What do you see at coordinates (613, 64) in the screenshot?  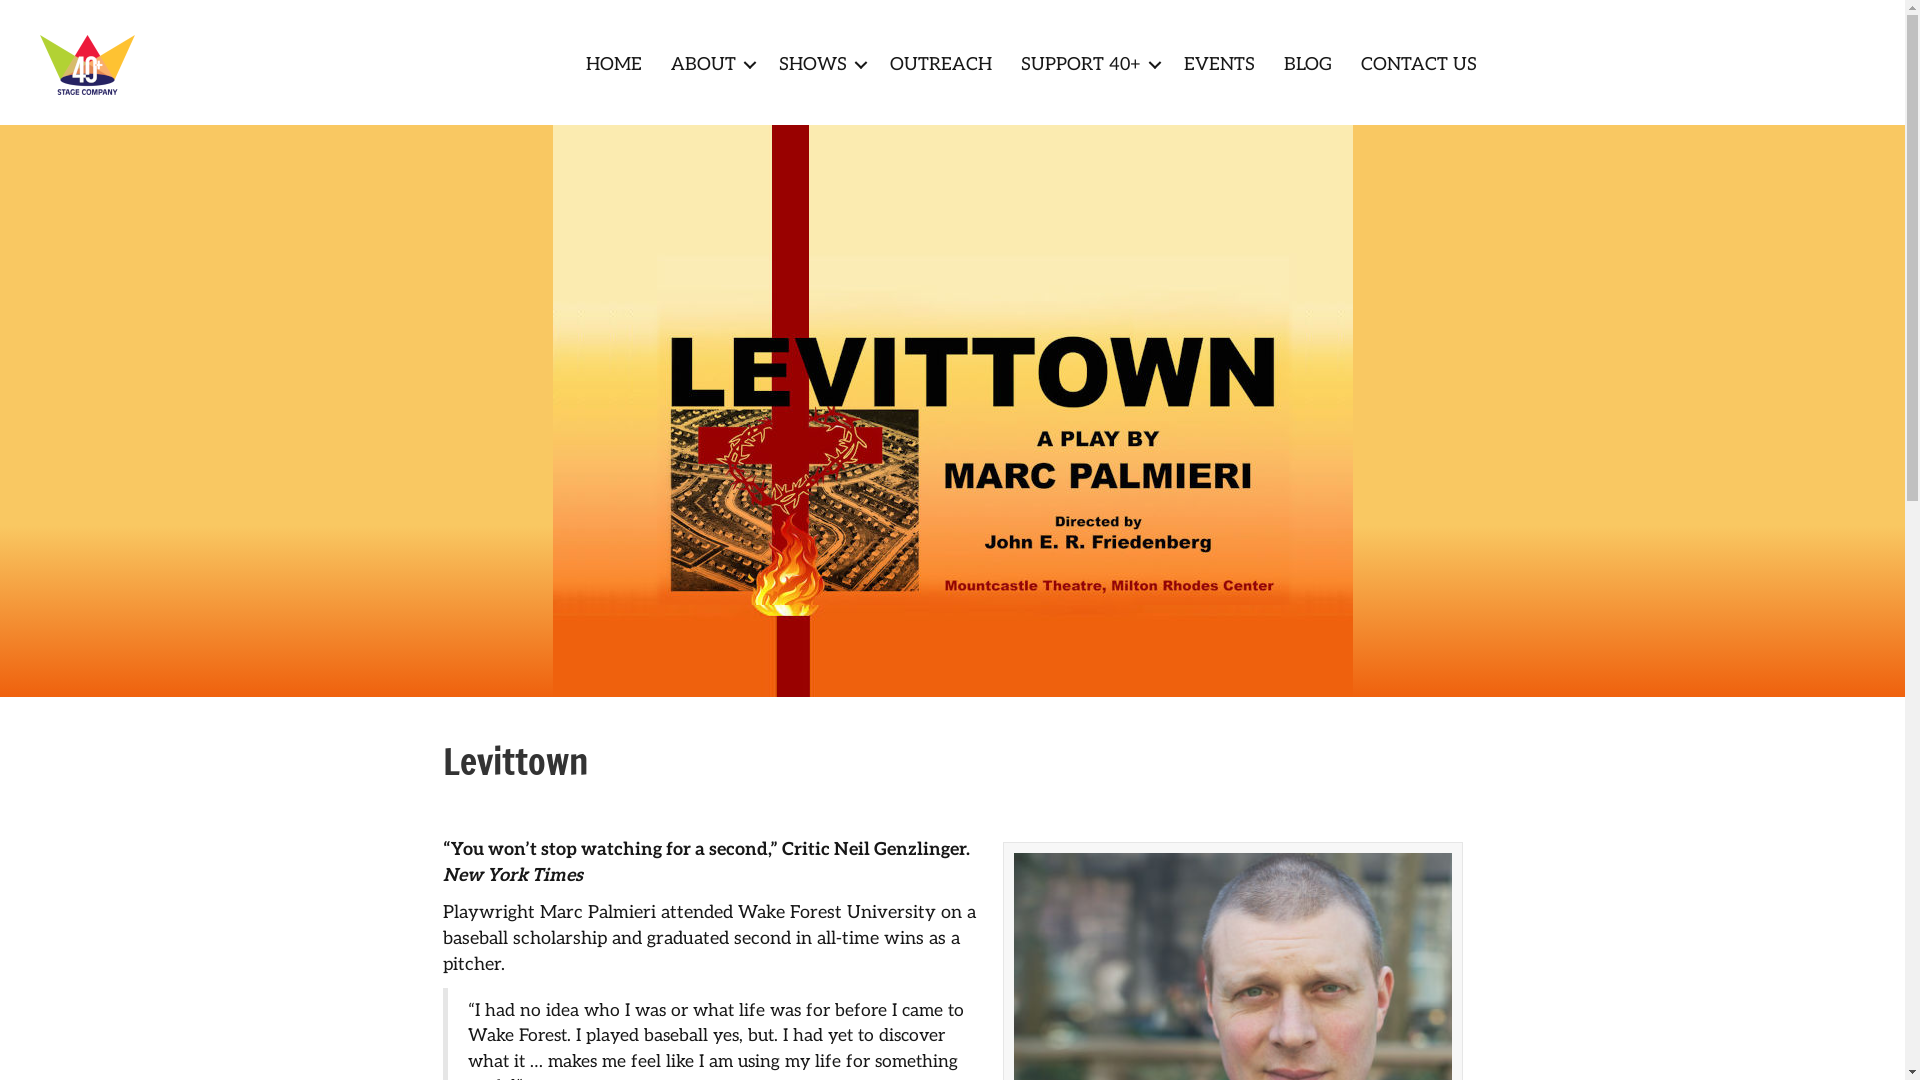 I see `'HOME'` at bounding box center [613, 64].